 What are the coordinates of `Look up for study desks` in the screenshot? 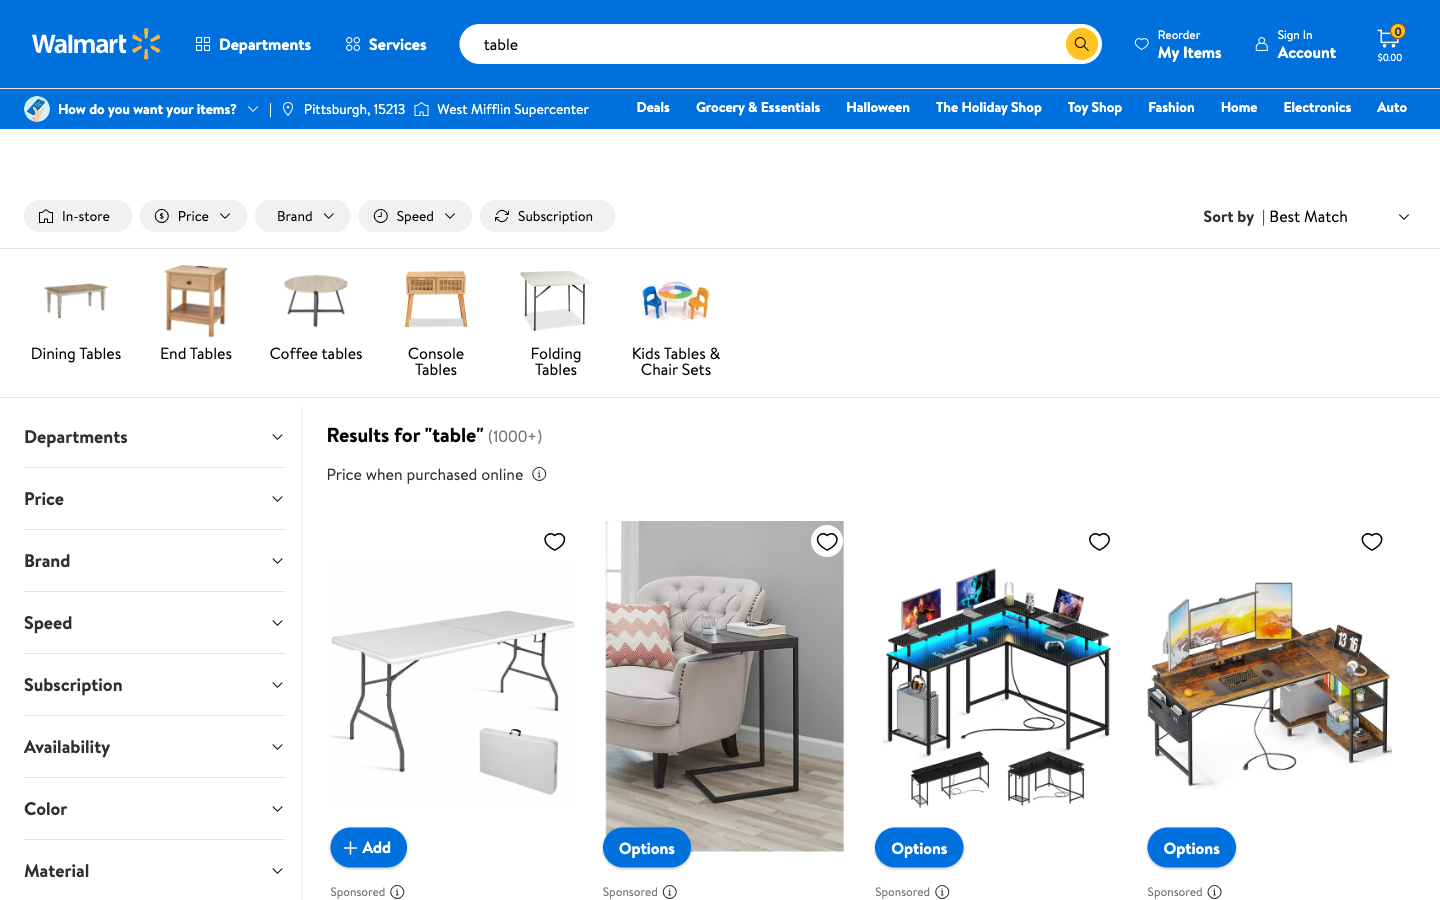 It's located at (1050, 43).